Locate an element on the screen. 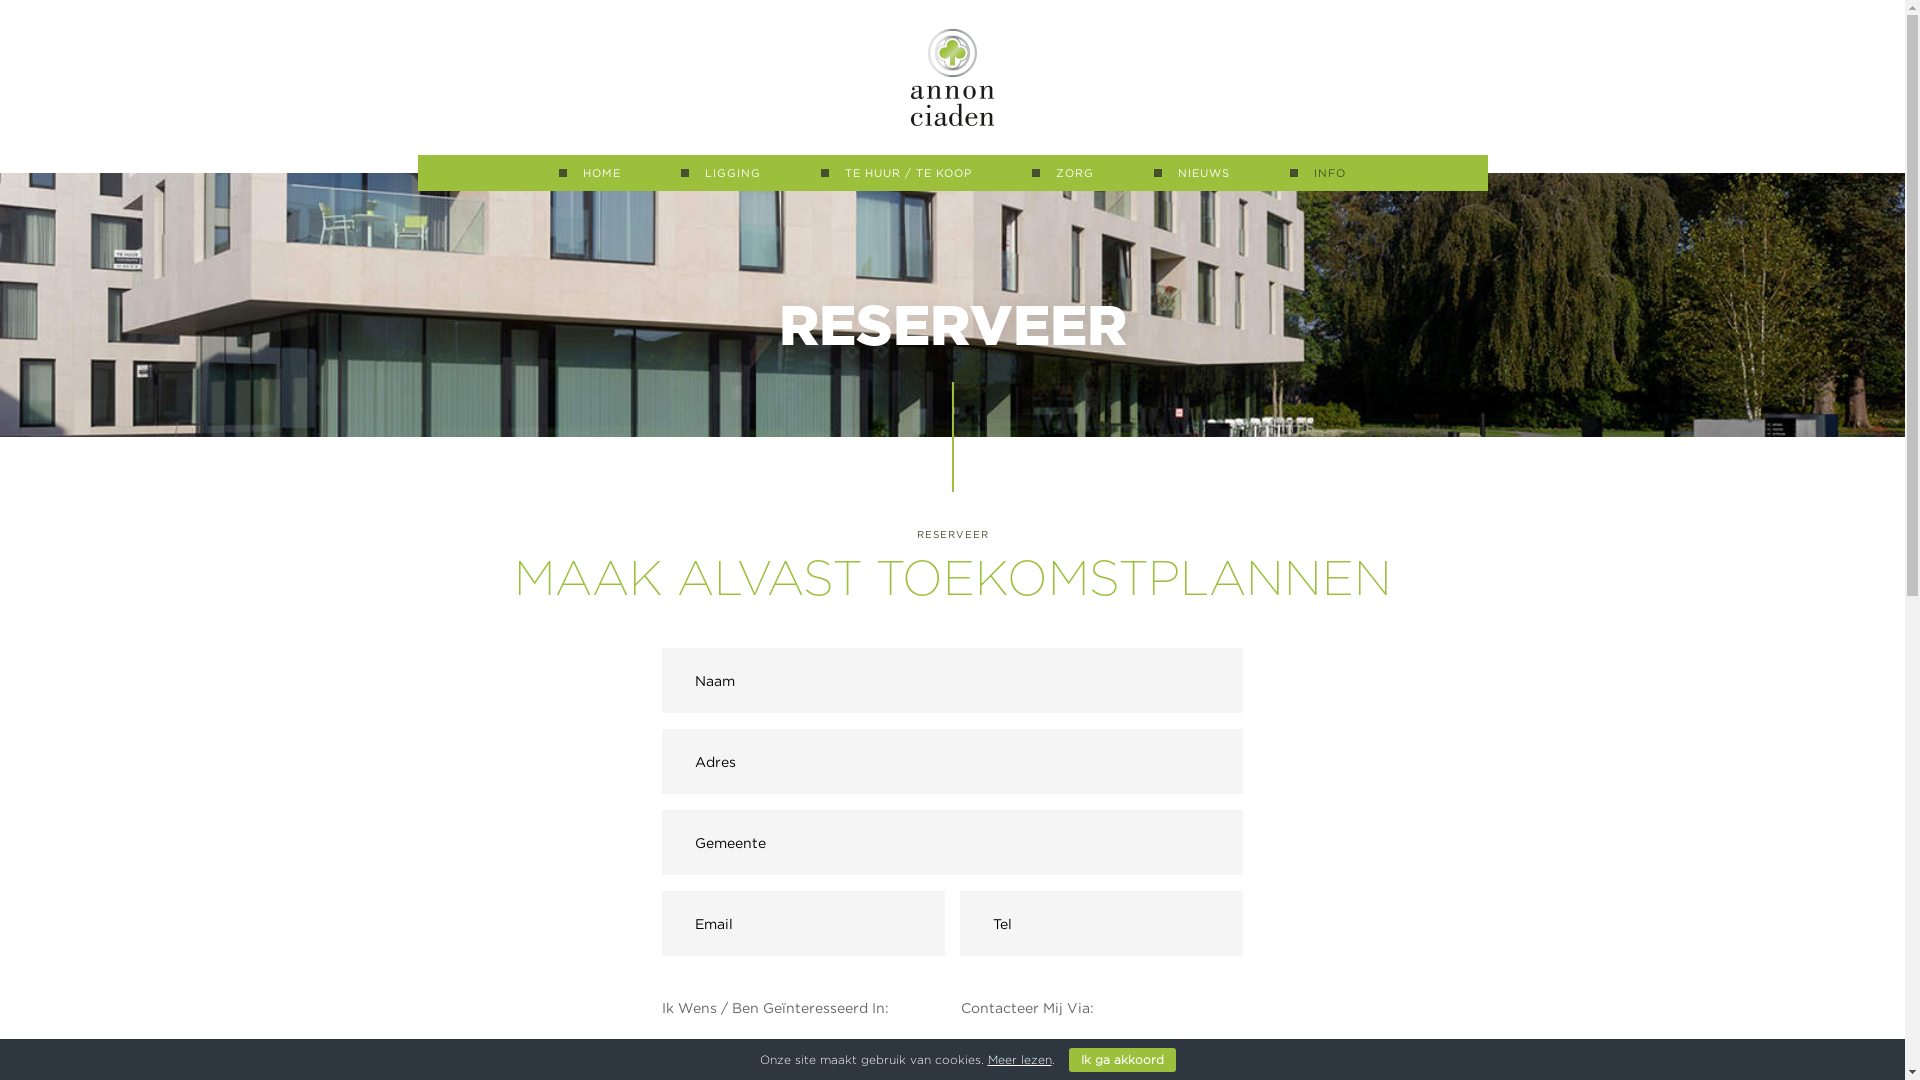 The image size is (1920, 1080). 'NIEUWS' is located at coordinates (1191, 172).